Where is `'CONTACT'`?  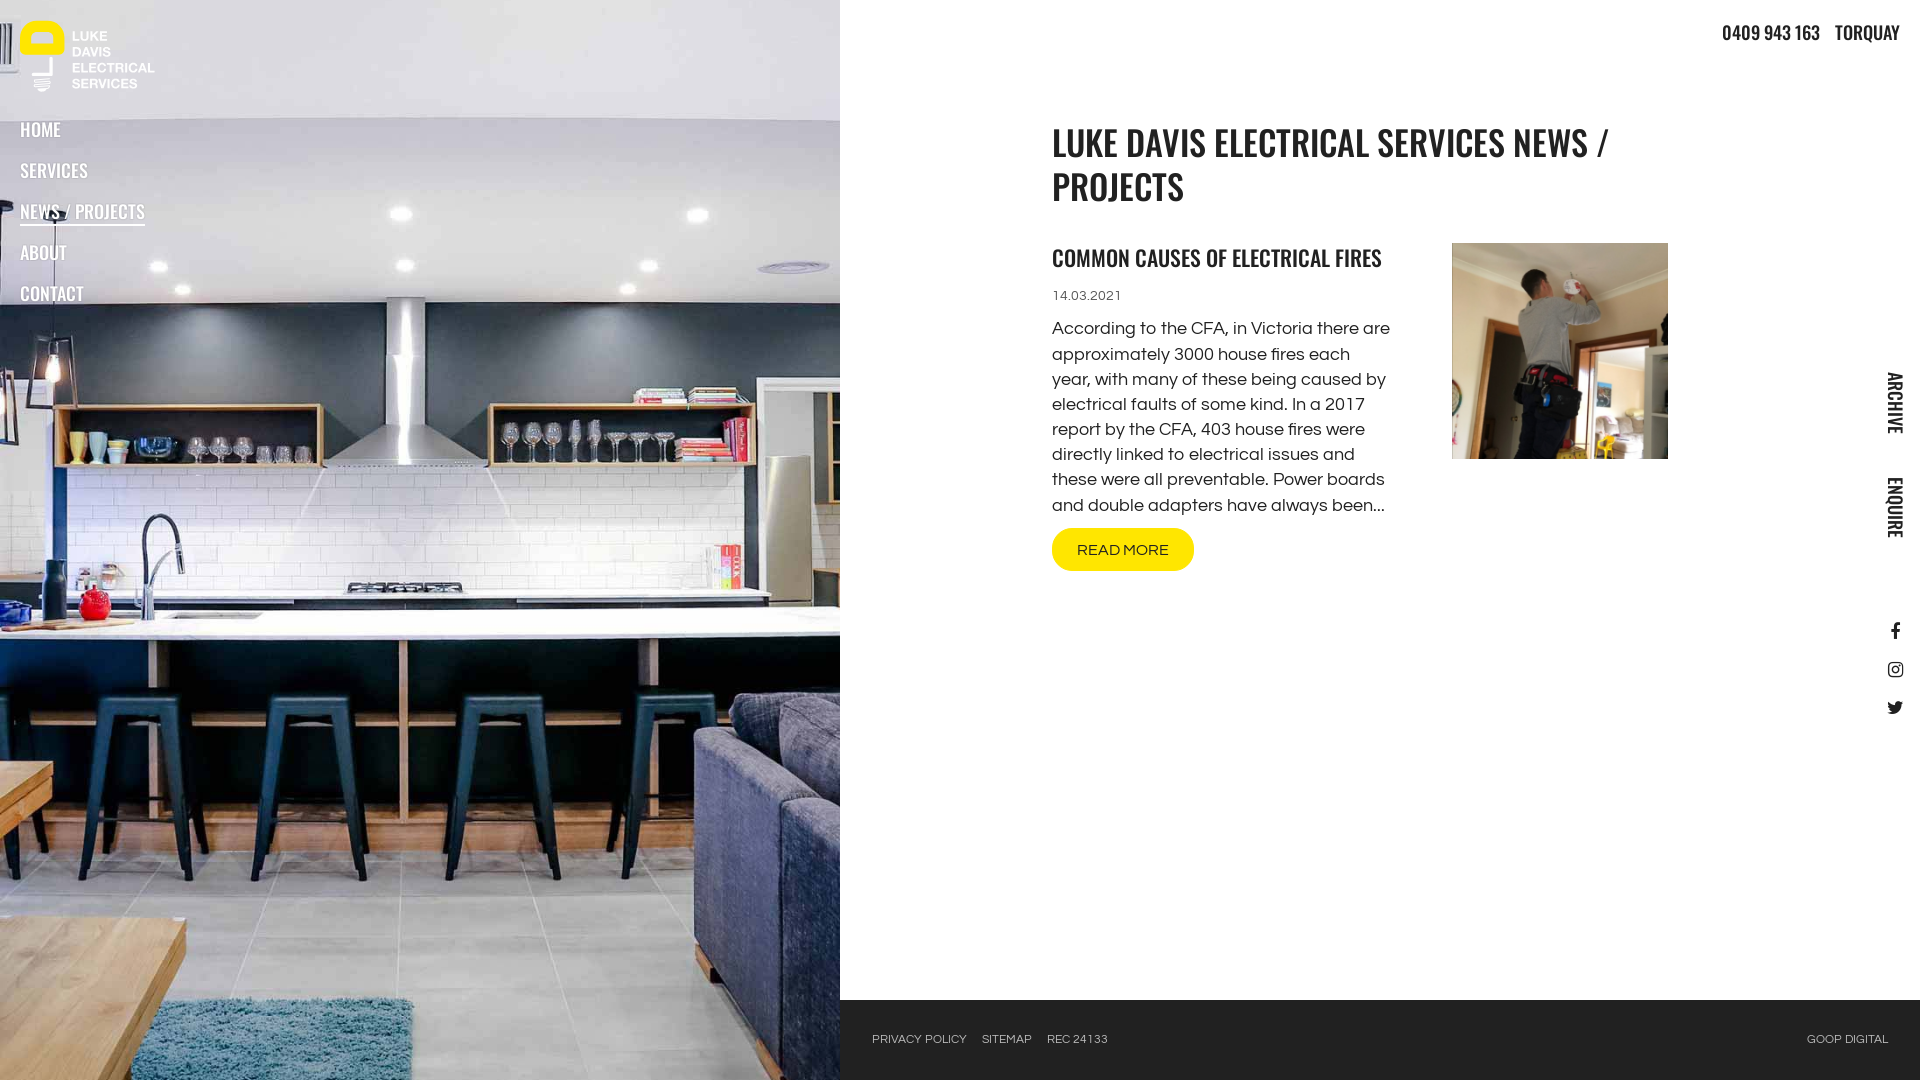 'CONTACT' is located at coordinates (52, 294).